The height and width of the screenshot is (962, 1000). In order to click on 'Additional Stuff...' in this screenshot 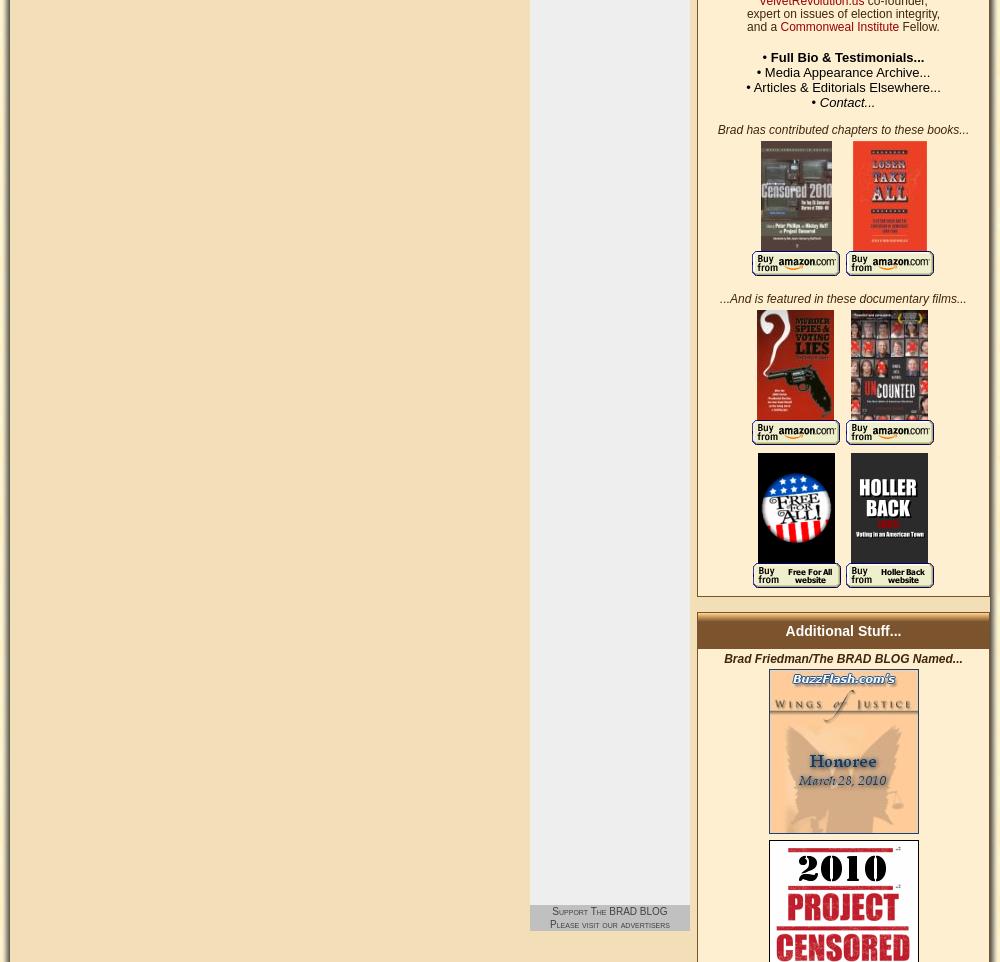, I will do `click(842, 630)`.